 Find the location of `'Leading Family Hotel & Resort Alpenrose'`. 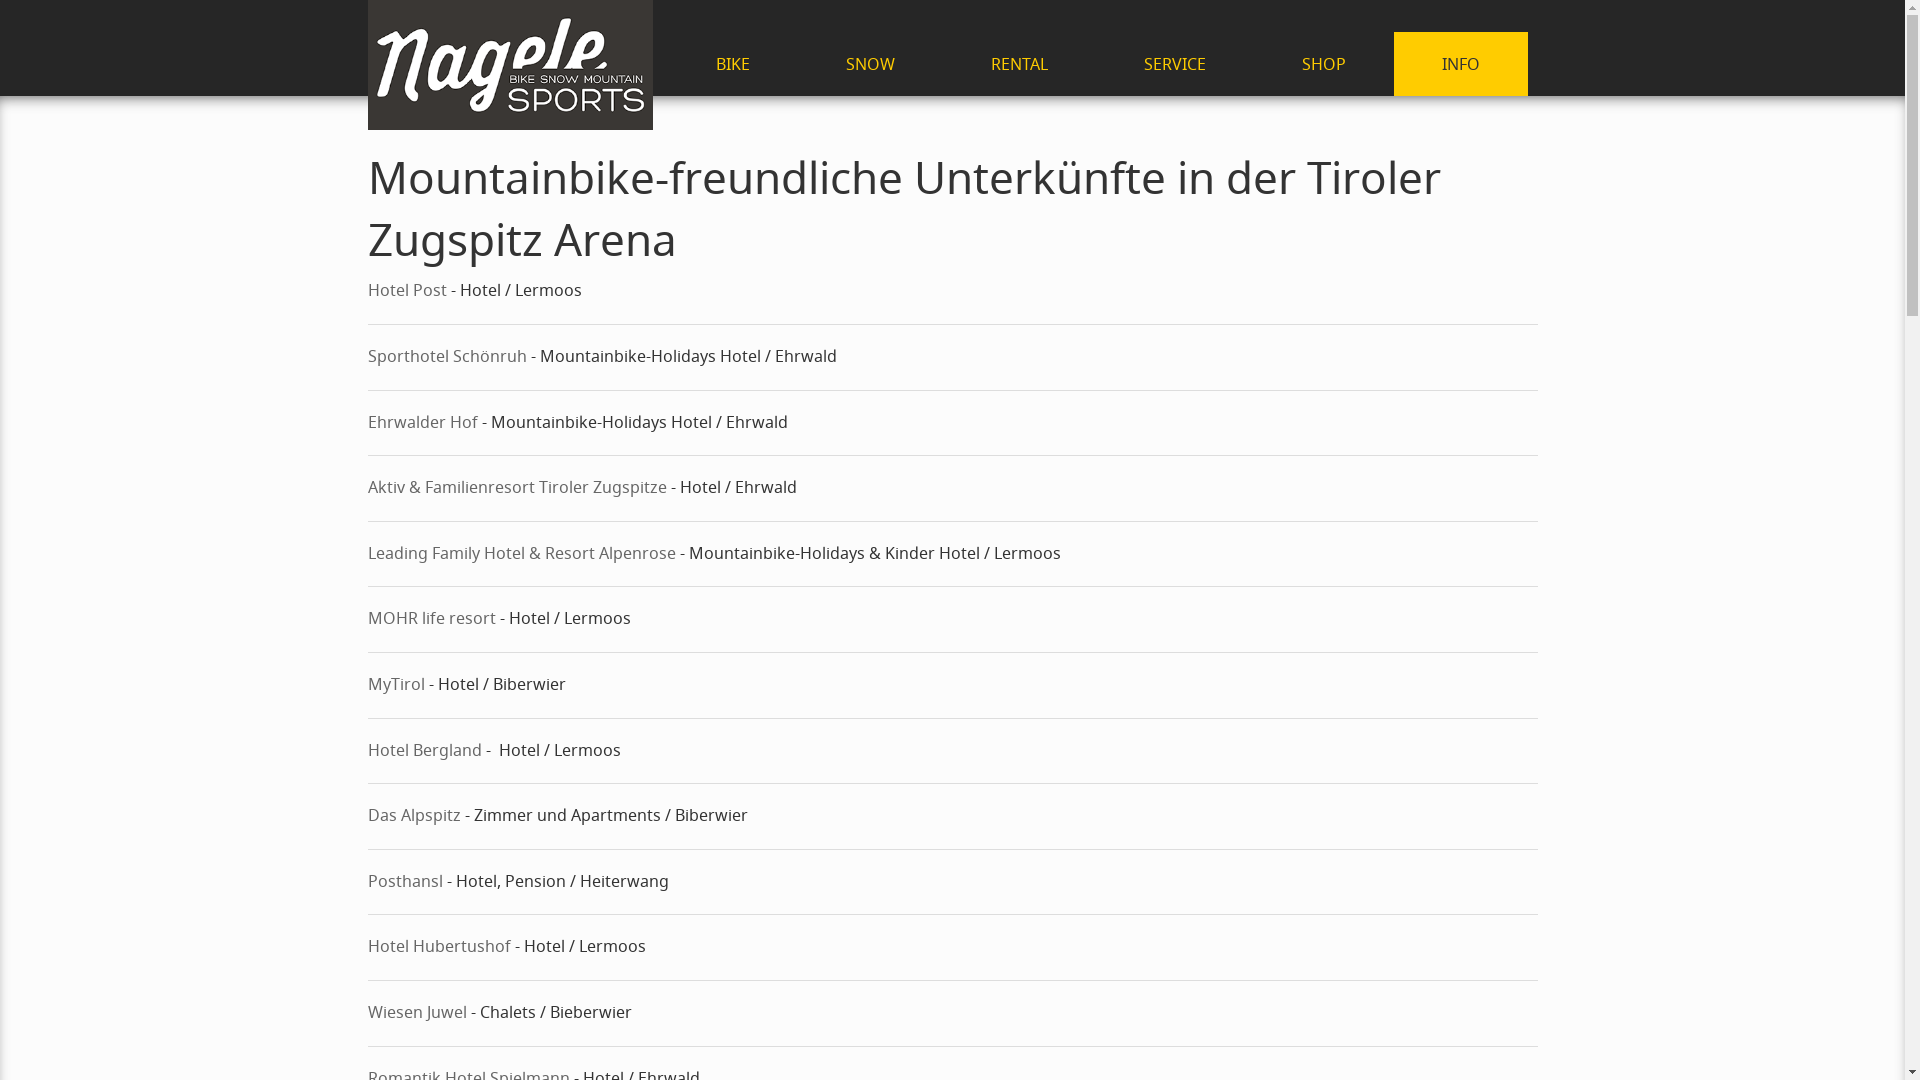

'Leading Family Hotel & Resort Alpenrose' is located at coordinates (522, 552).